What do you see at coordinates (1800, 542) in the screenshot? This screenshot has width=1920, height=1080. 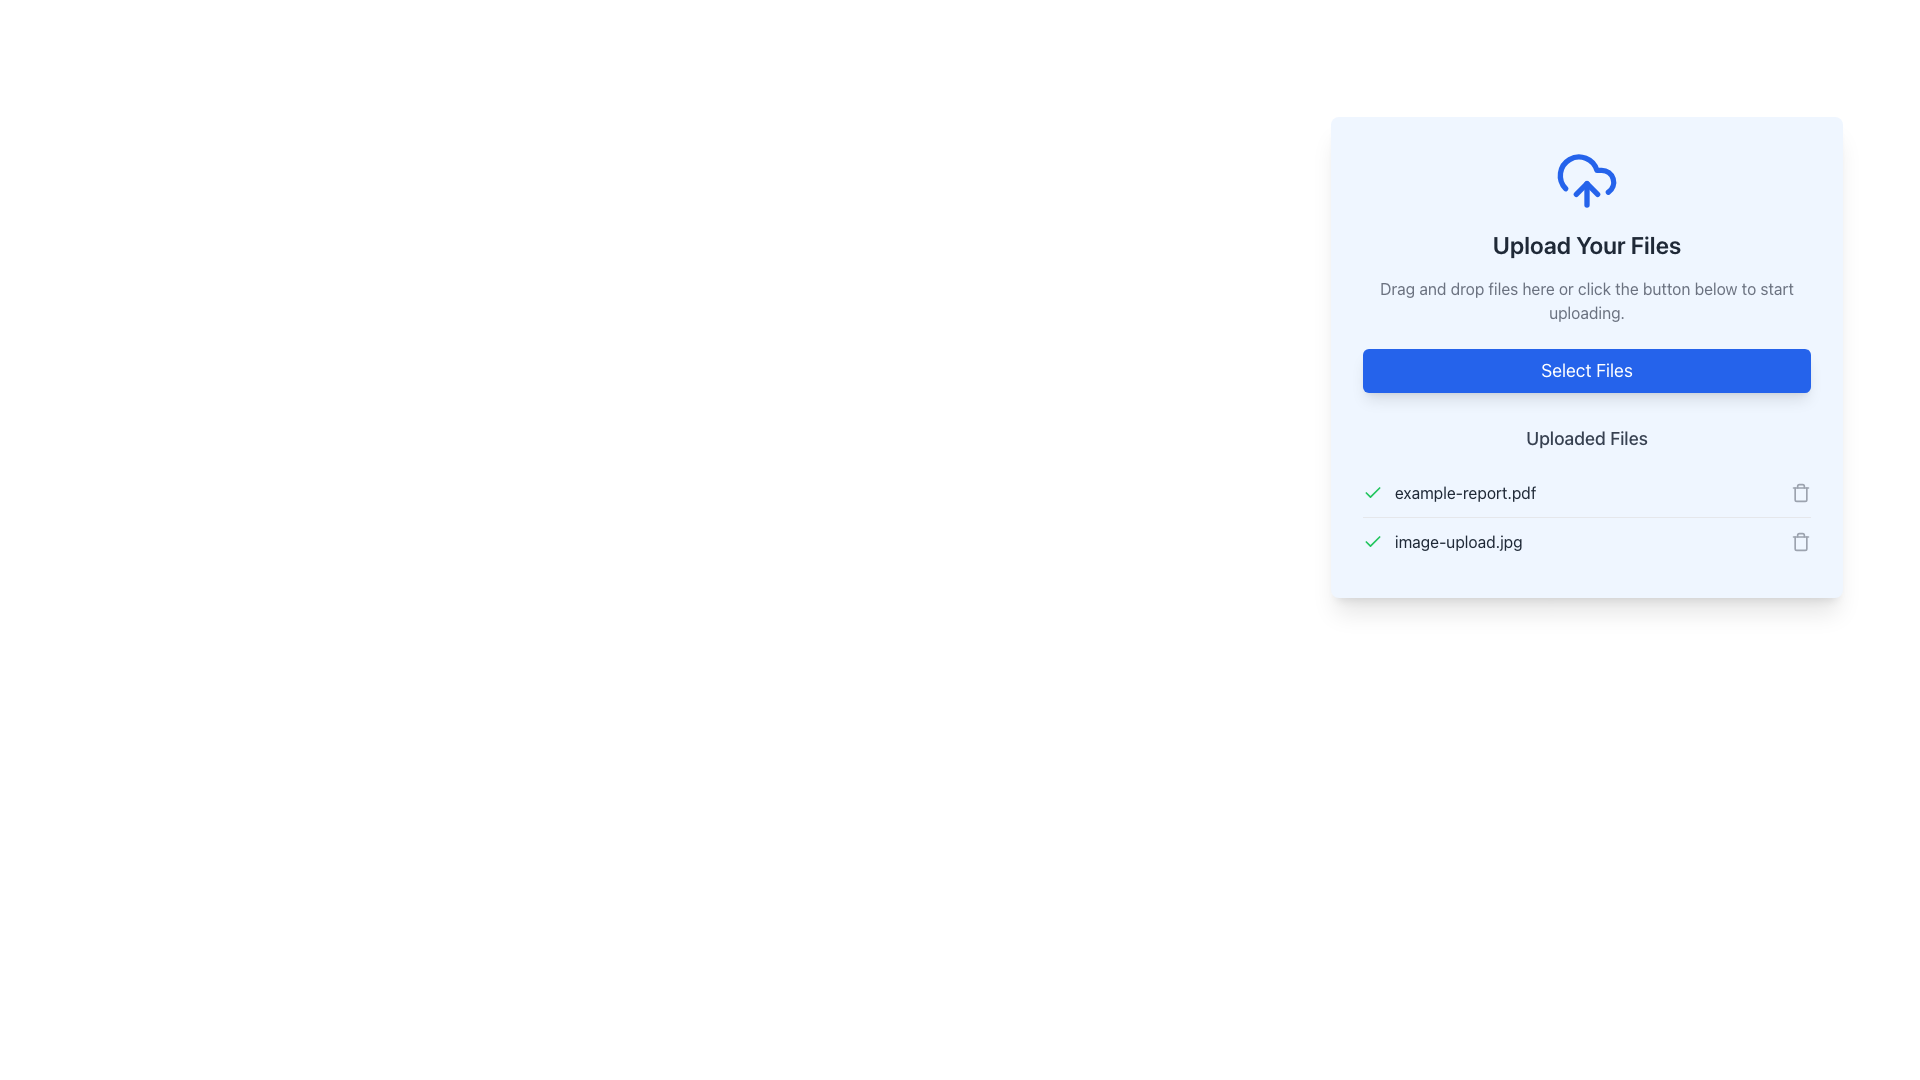 I see `the delete button (trash icon) located in the 'Uploaded Files' section next to the file label 'image-upload.jpg'` at bounding box center [1800, 542].